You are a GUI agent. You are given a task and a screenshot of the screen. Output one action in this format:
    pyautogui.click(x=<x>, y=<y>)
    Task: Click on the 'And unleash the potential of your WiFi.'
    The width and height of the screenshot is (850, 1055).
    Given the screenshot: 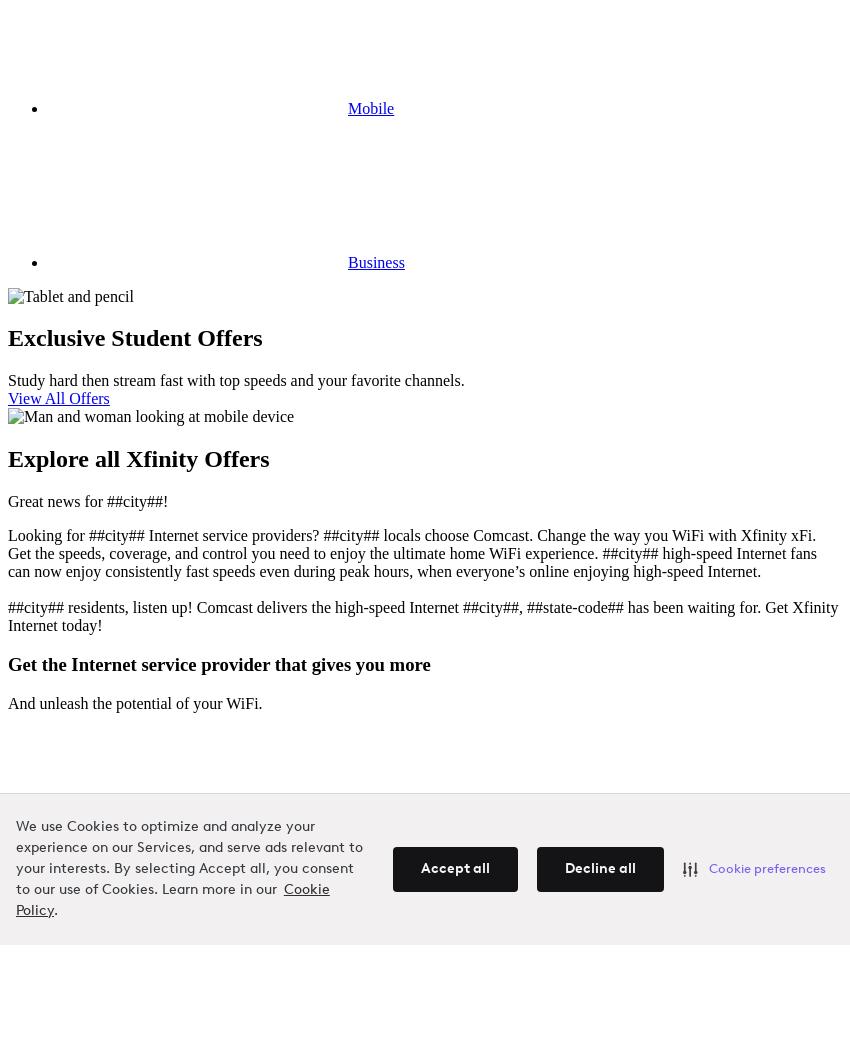 What is the action you would take?
    pyautogui.click(x=134, y=701)
    